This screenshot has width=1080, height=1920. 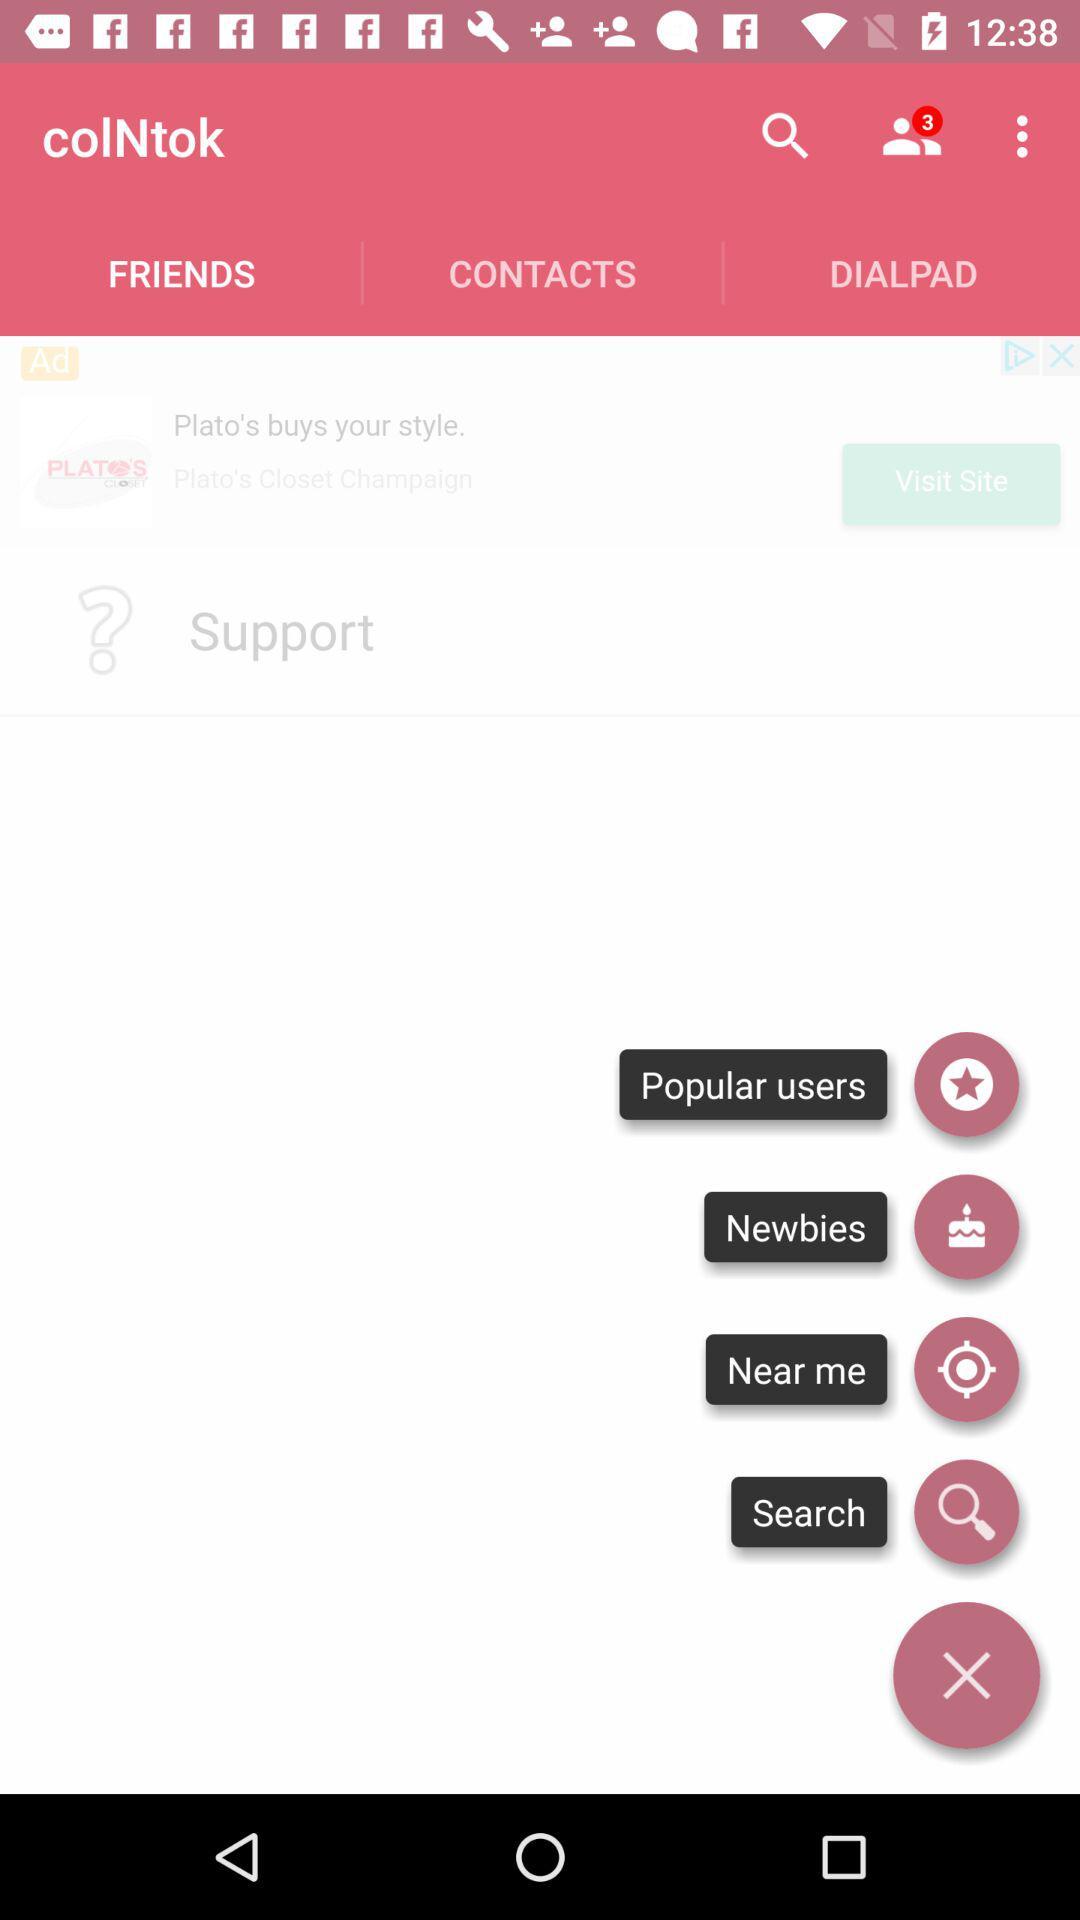 What do you see at coordinates (540, 440) in the screenshot?
I see `an inviting to visit a site` at bounding box center [540, 440].